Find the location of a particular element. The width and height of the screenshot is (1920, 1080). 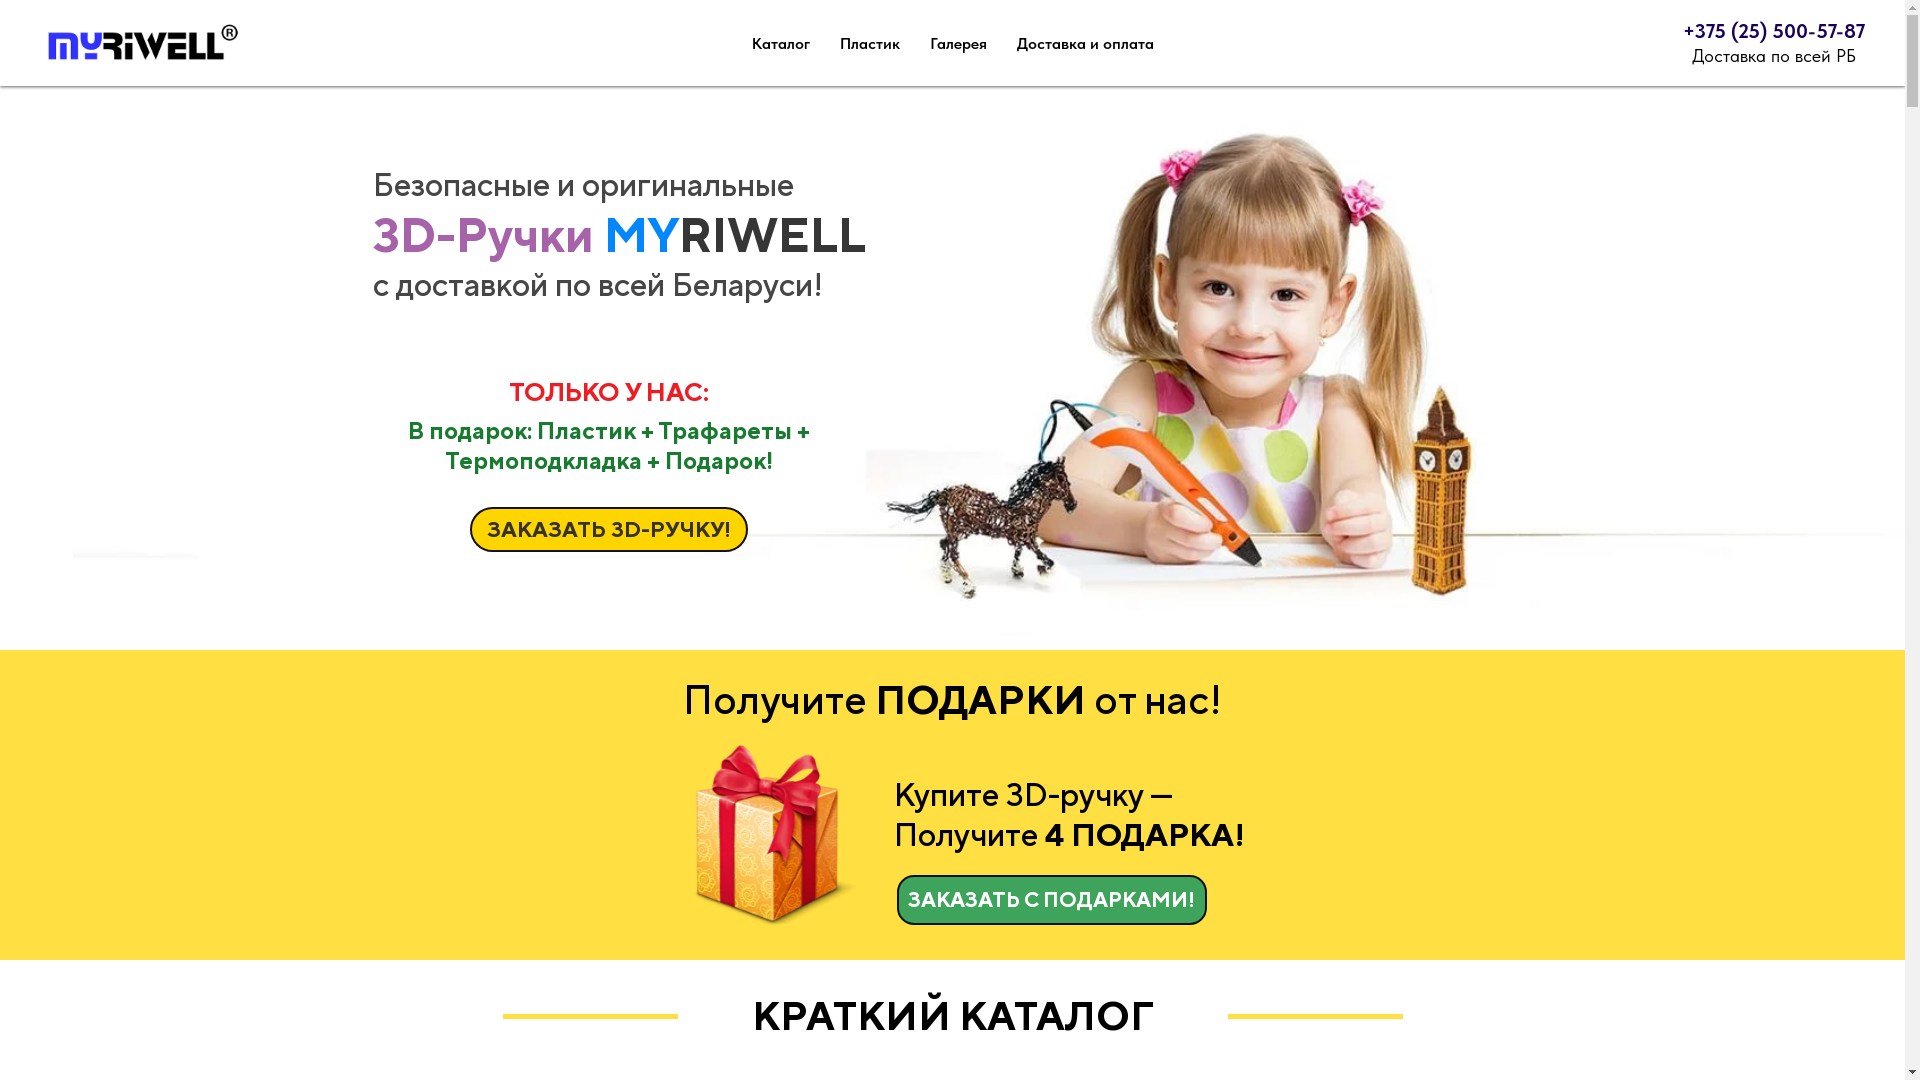

'+375 (25) 500-57-87' is located at coordinates (1774, 30).